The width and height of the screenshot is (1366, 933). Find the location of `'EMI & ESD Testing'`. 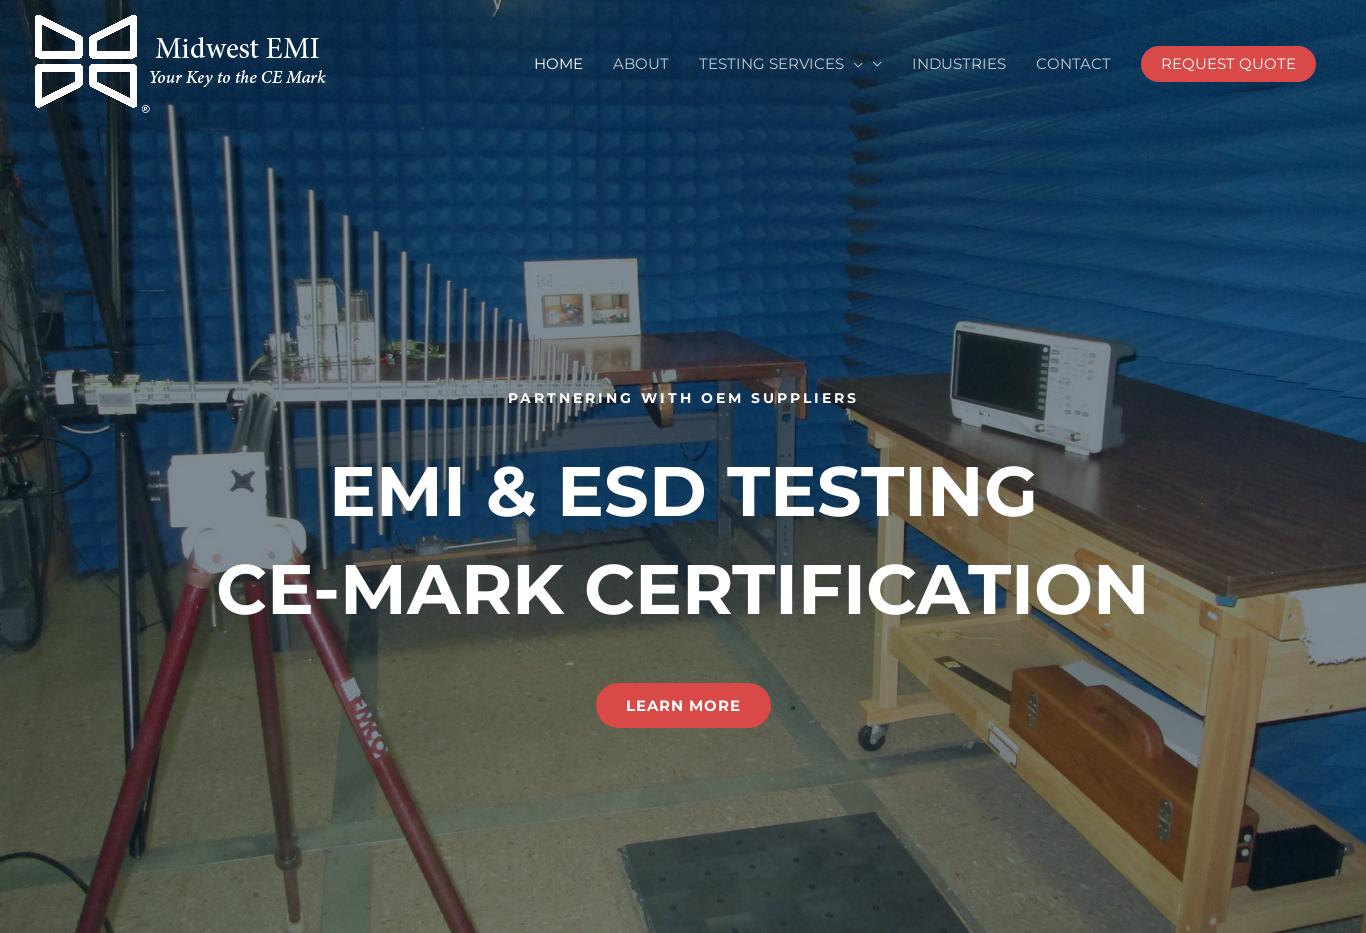

'EMI & ESD Testing' is located at coordinates (681, 490).